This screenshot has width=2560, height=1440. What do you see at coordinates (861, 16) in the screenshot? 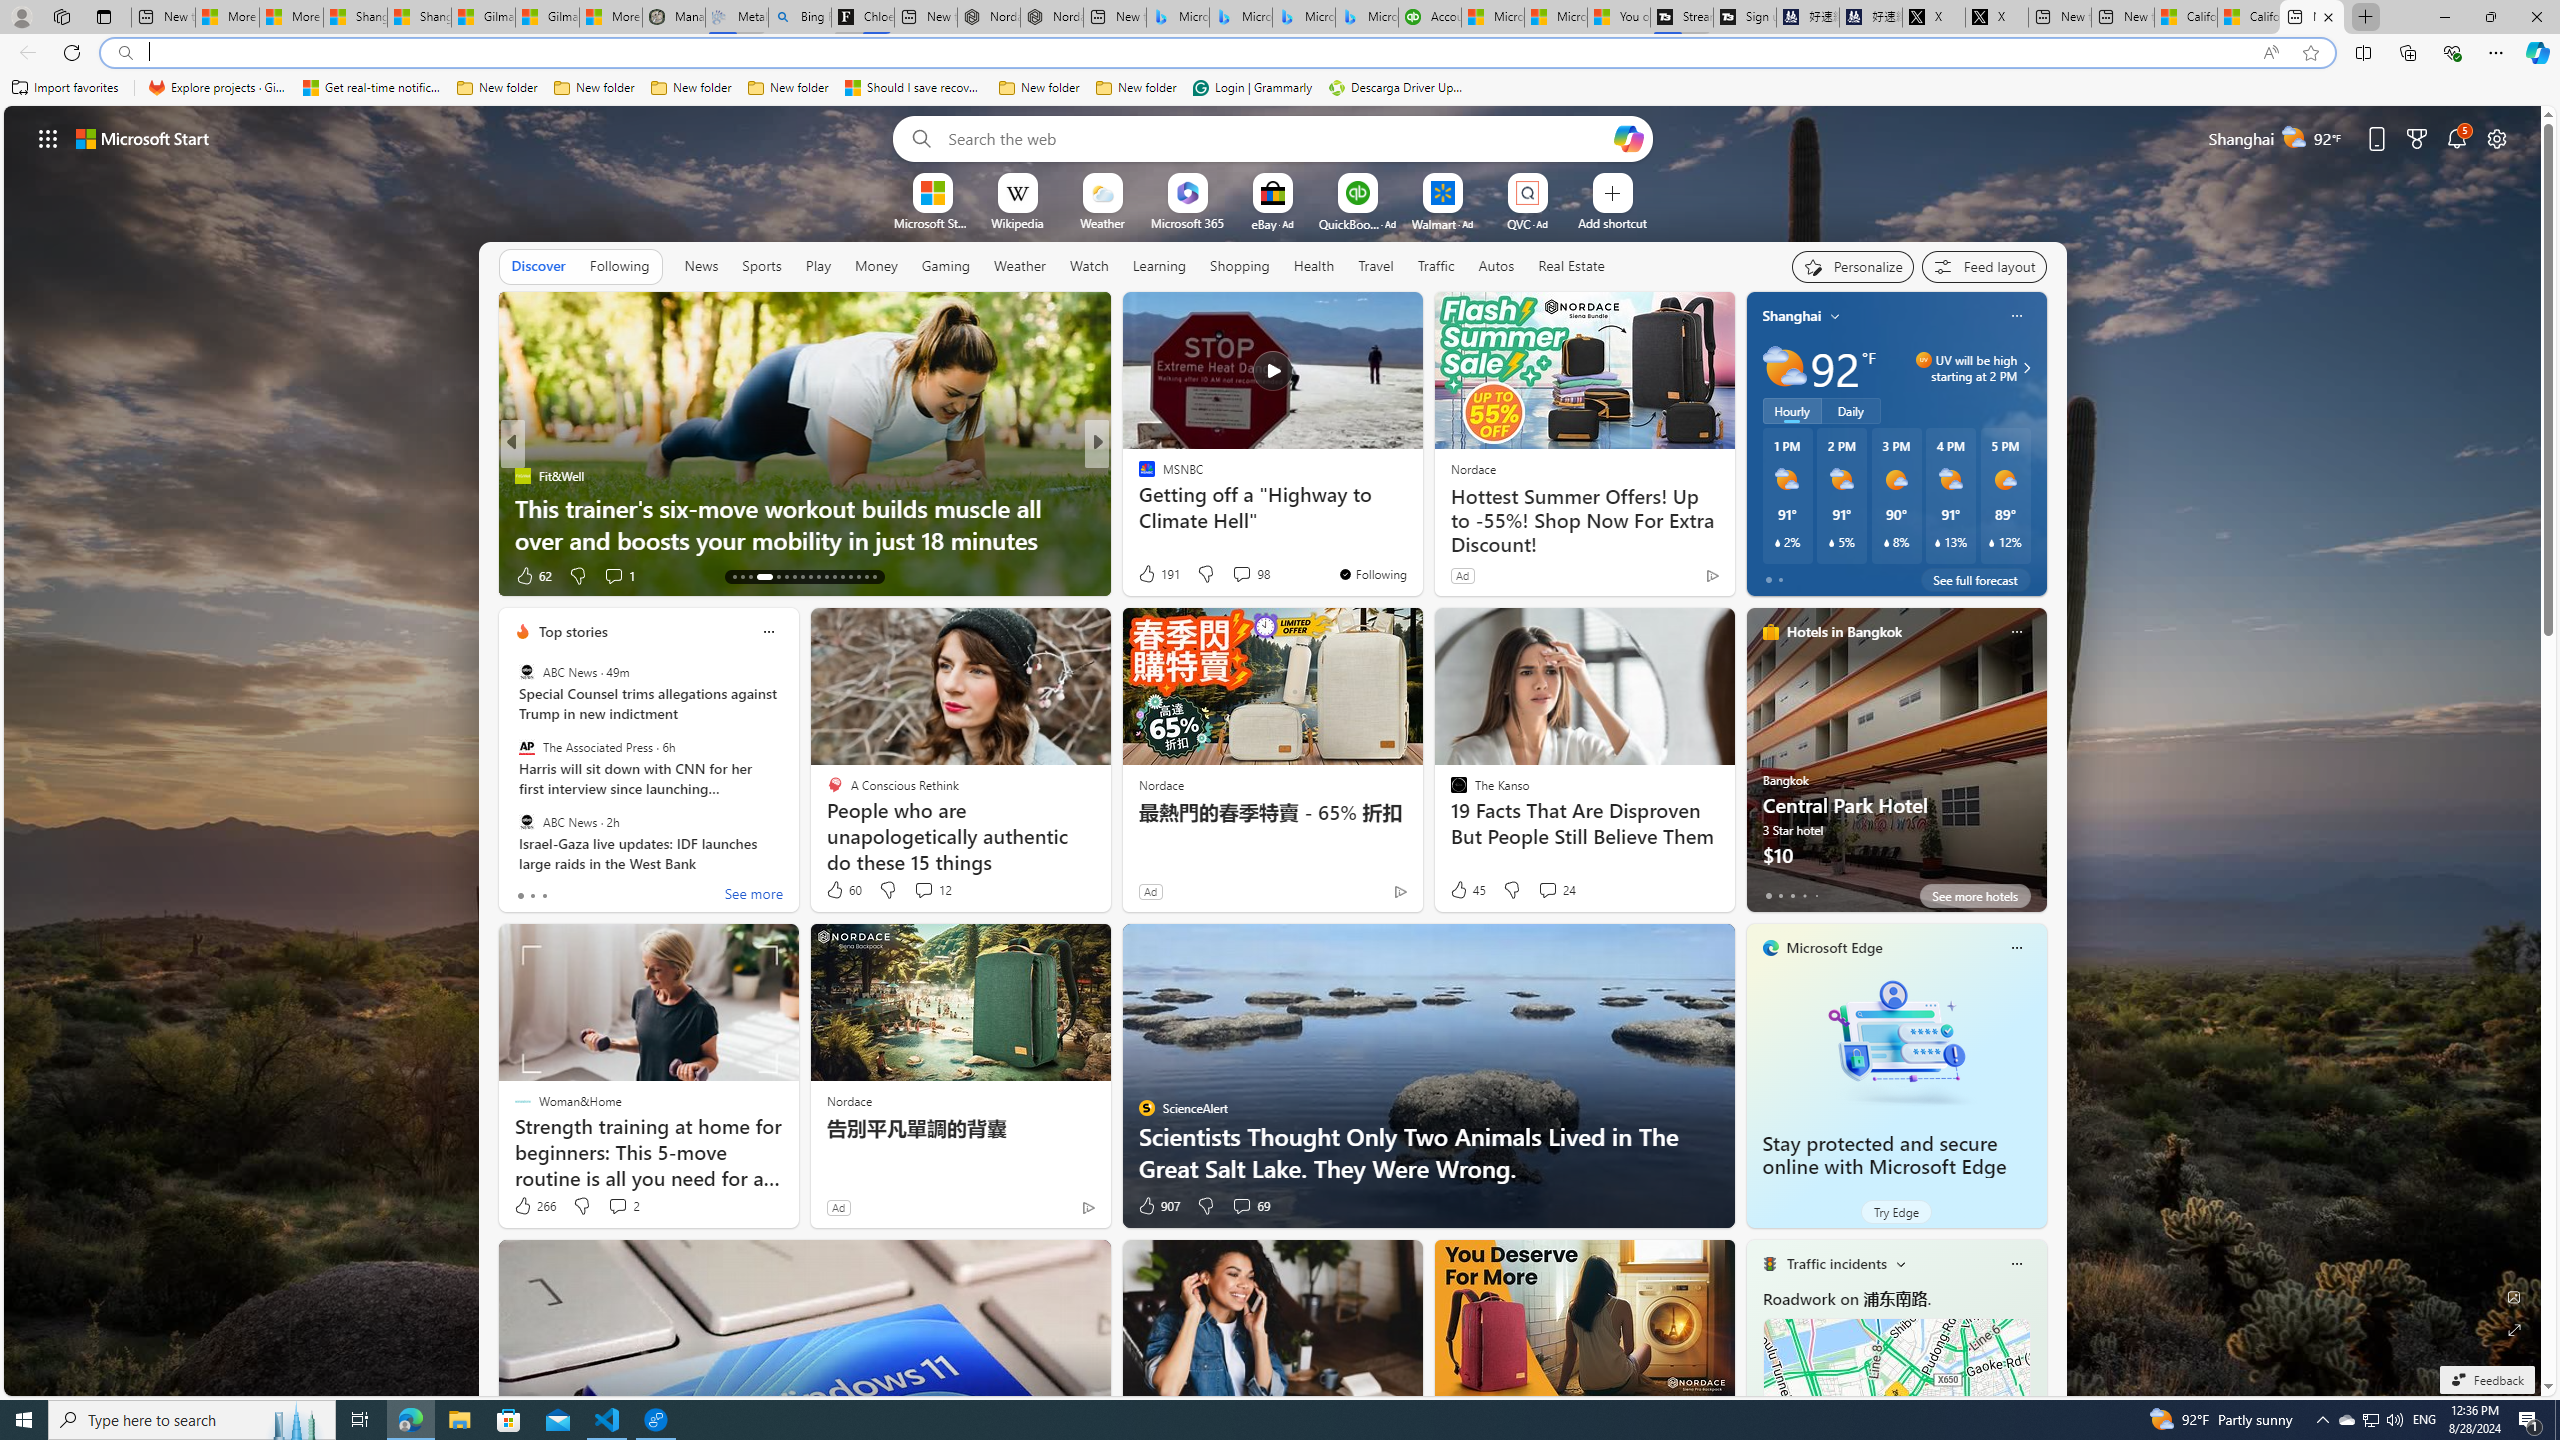
I see `'Chloe Sorvino'` at bounding box center [861, 16].